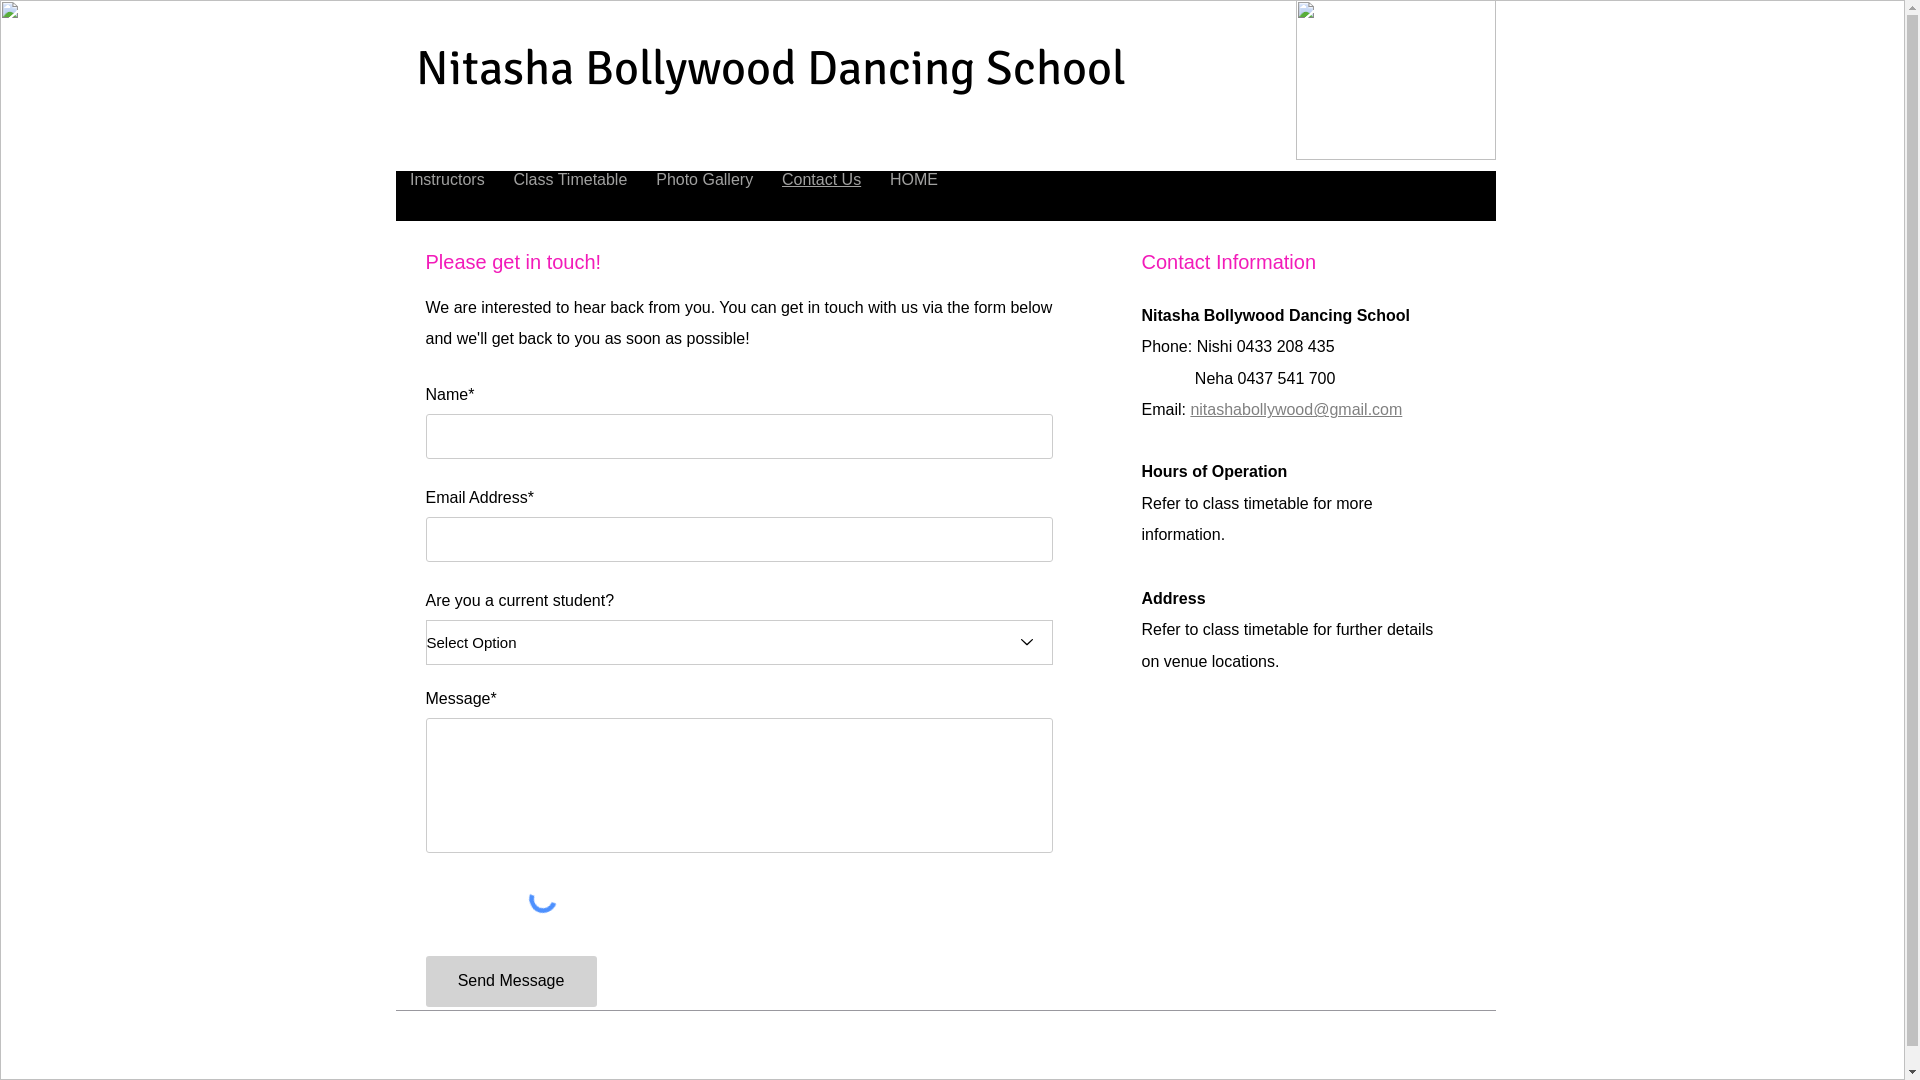 The width and height of the screenshot is (1920, 1080). What do you see at coordinates (705, 180) in the screenshot?
I see `'Photo Gallery'` at bounding box center [705, 180].